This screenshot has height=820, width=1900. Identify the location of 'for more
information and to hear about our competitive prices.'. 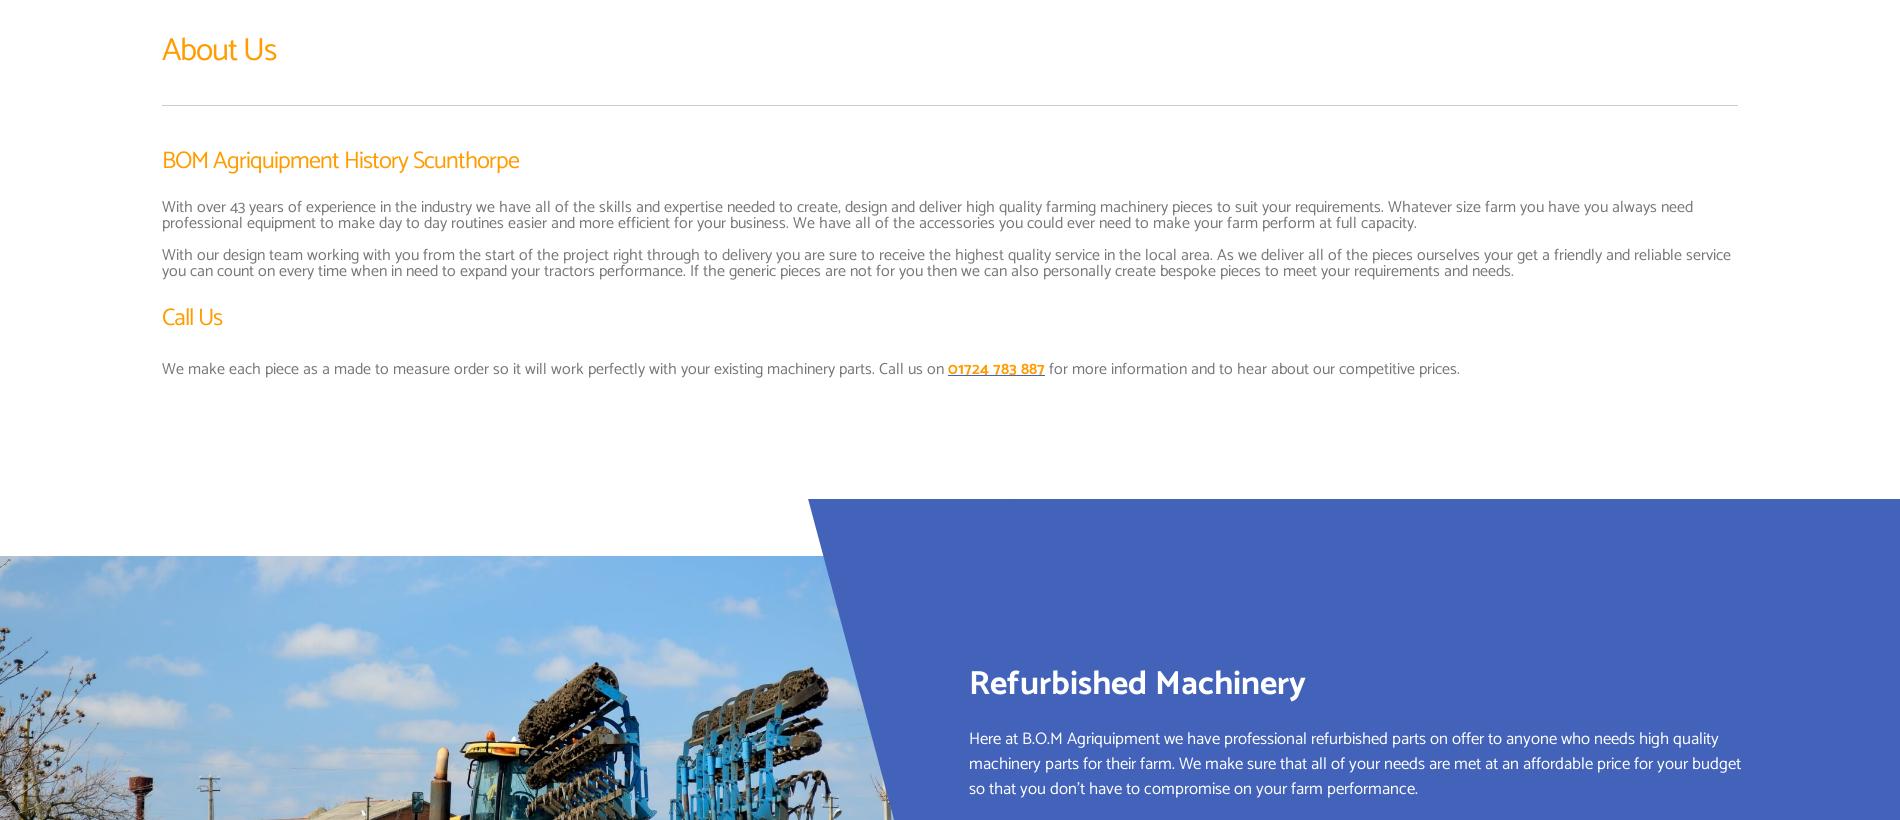
(1251, 368).